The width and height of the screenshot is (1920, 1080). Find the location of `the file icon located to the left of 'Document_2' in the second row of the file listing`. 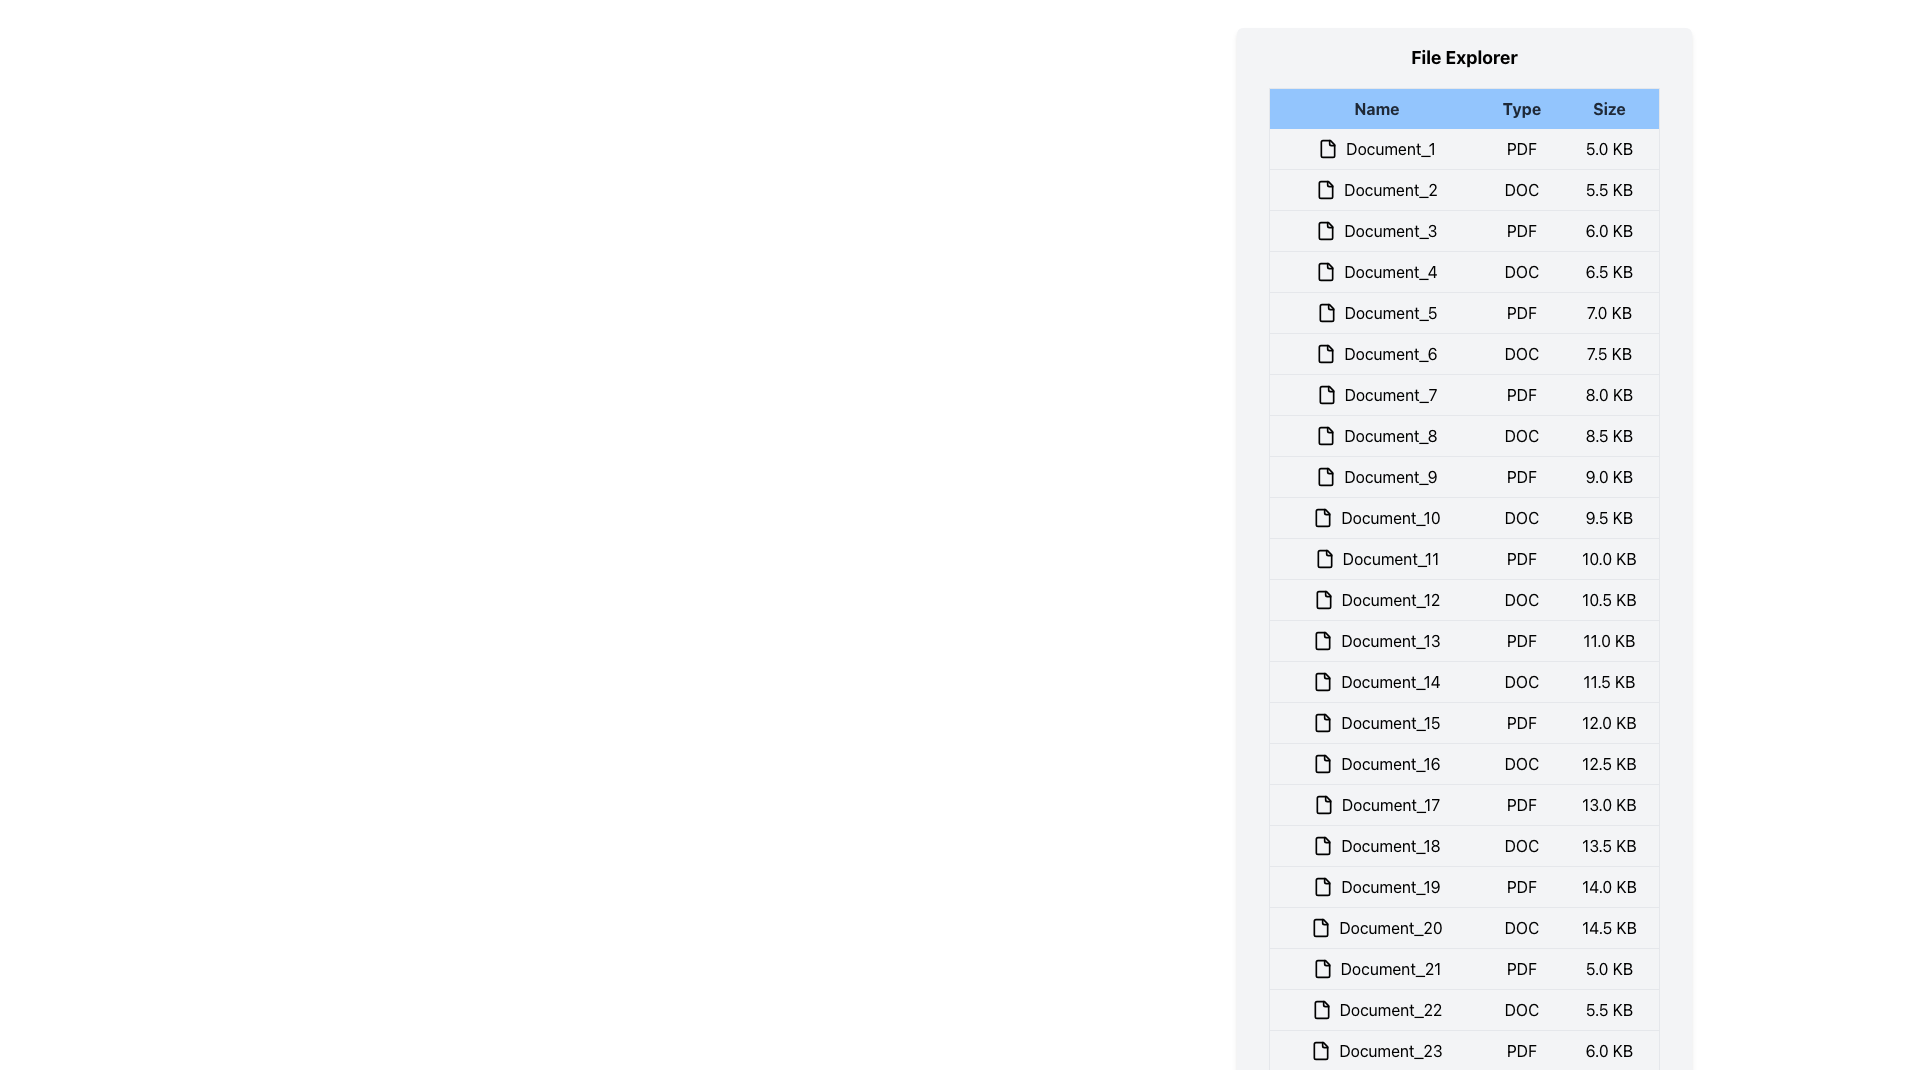

the file icon located to the left of 'Document_2' in the second row of the file listing is located at coordinates (1326, 189).